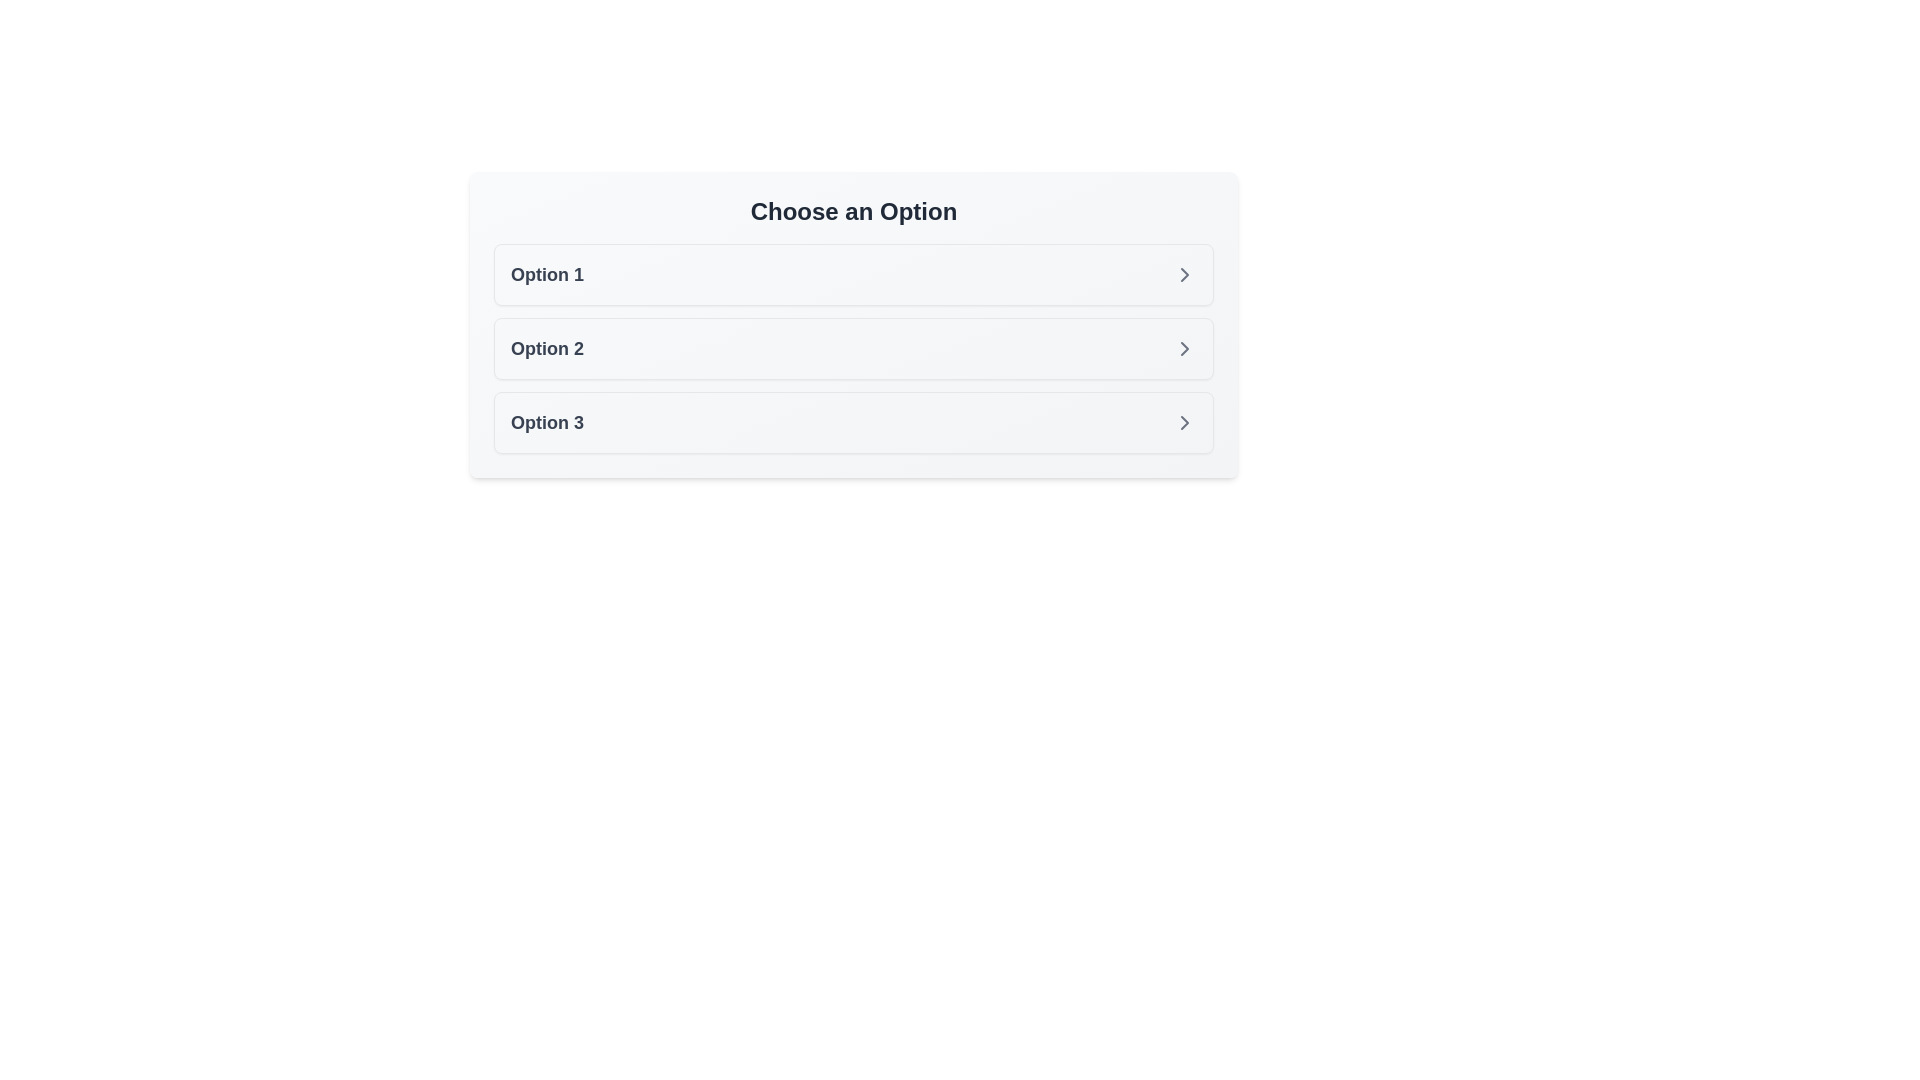  I want to click on the right-pointing chevron icon used for navigation located at the far-right of the first option in the 'Choose an Option' list, so click(1185, 274).